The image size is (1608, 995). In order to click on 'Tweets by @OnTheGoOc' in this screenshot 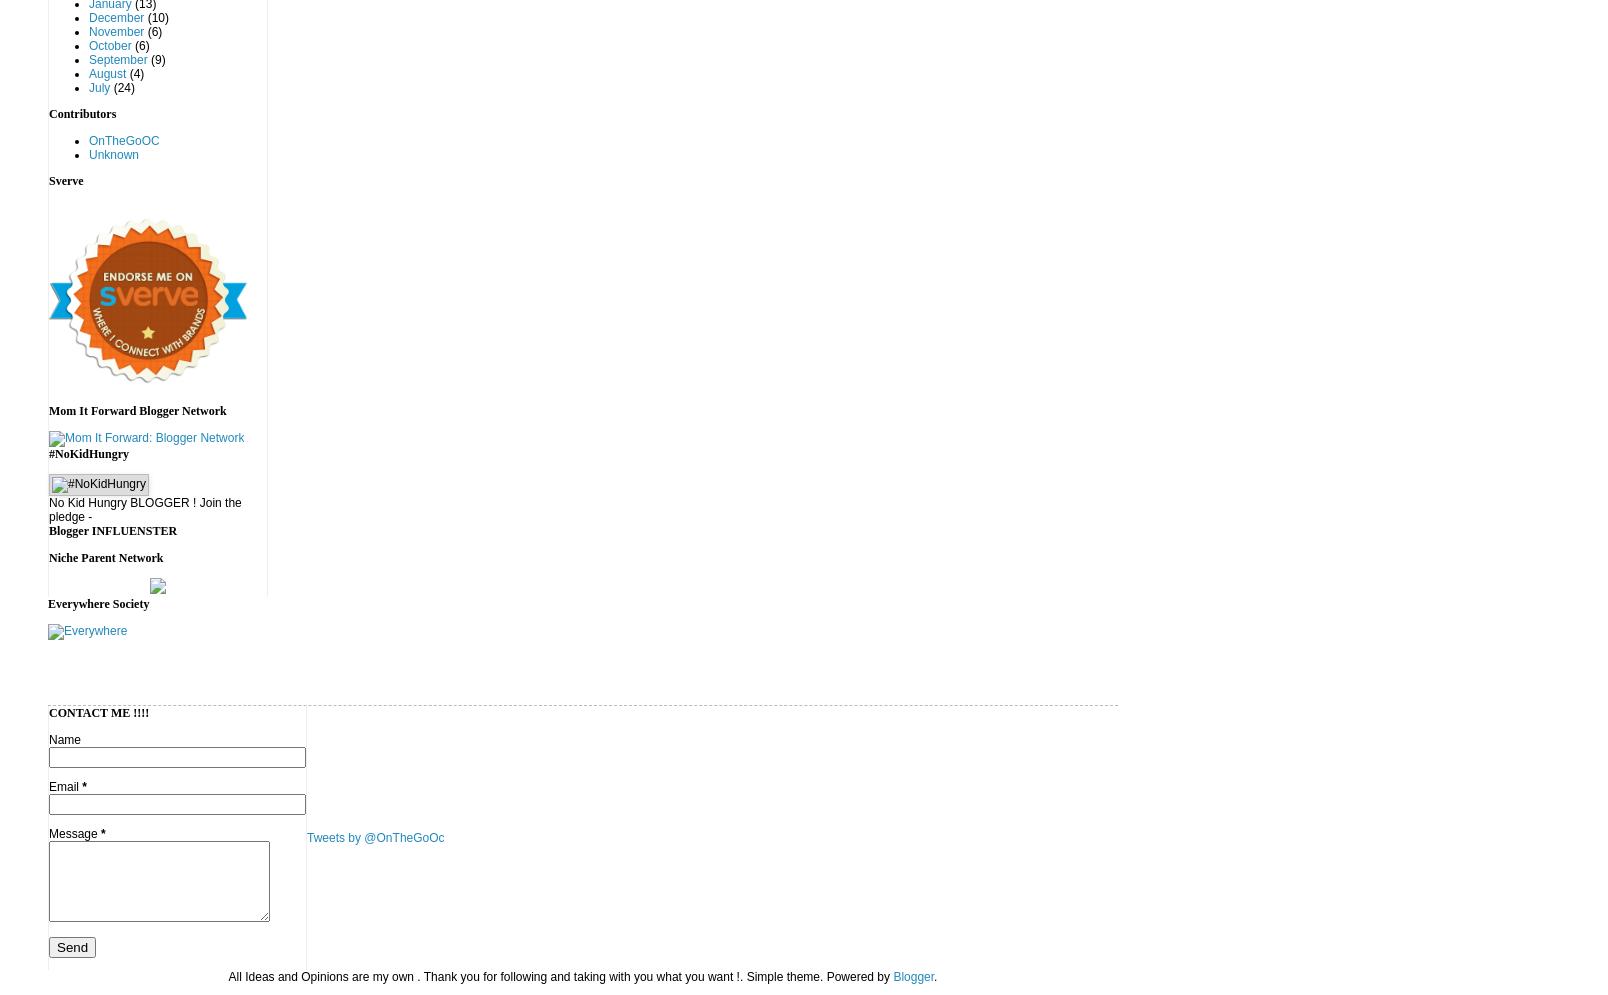, I will do `click(375, 836)`.